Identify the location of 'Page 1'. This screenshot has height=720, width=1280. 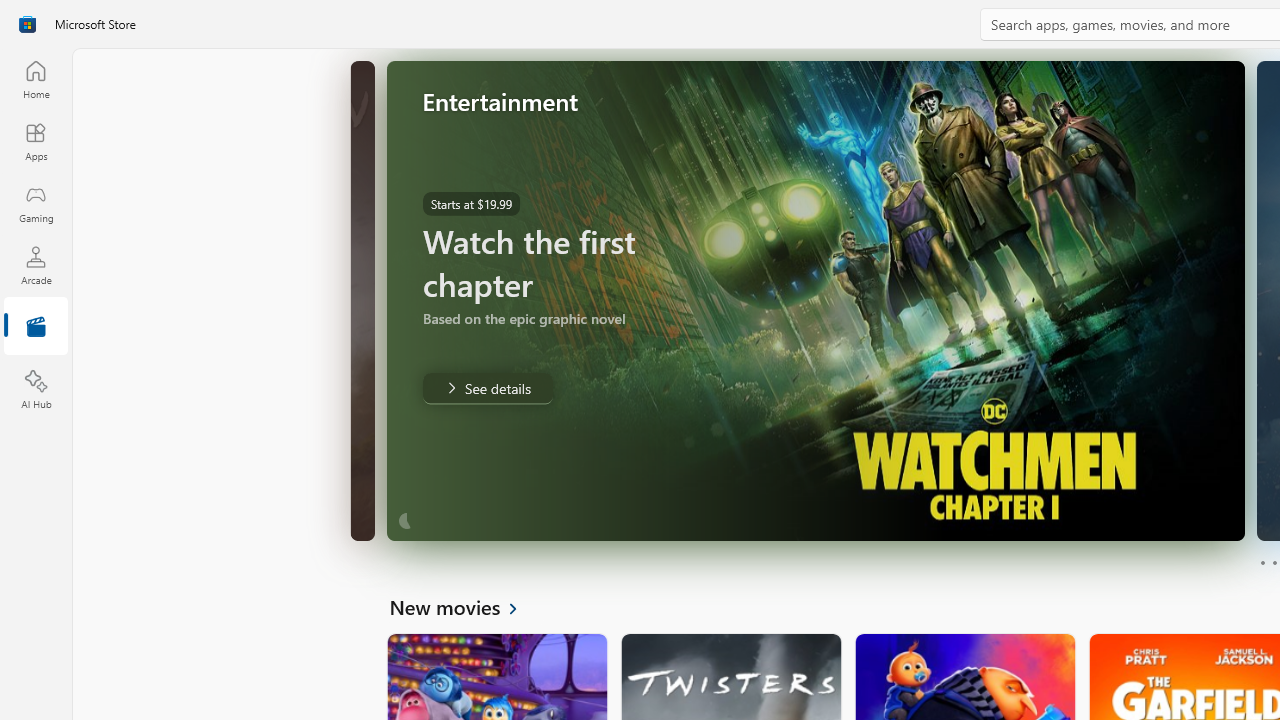
(1261, 563).